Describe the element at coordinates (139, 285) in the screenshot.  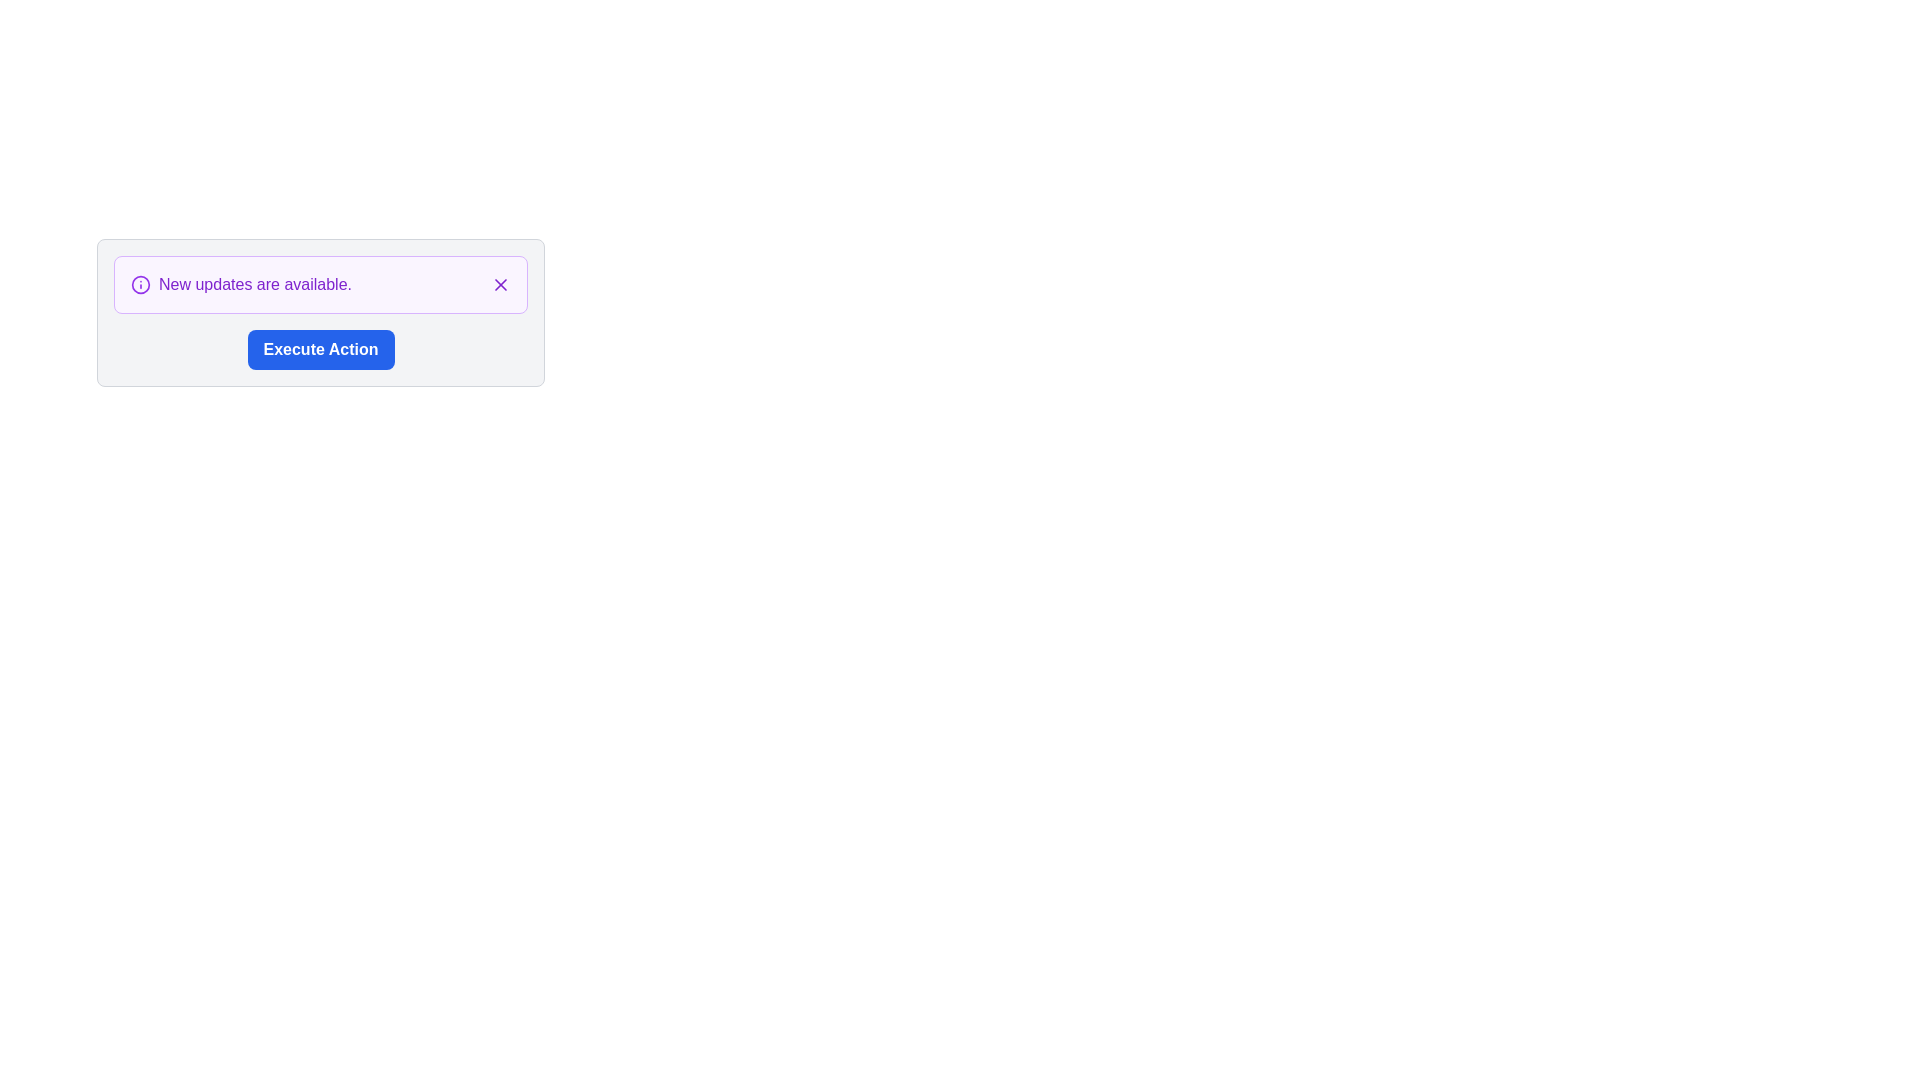
I see `the circular graphical indicator with a purple outline that symbolizes an information notification, located to the left of the text 'New updates are available.'` at that location.